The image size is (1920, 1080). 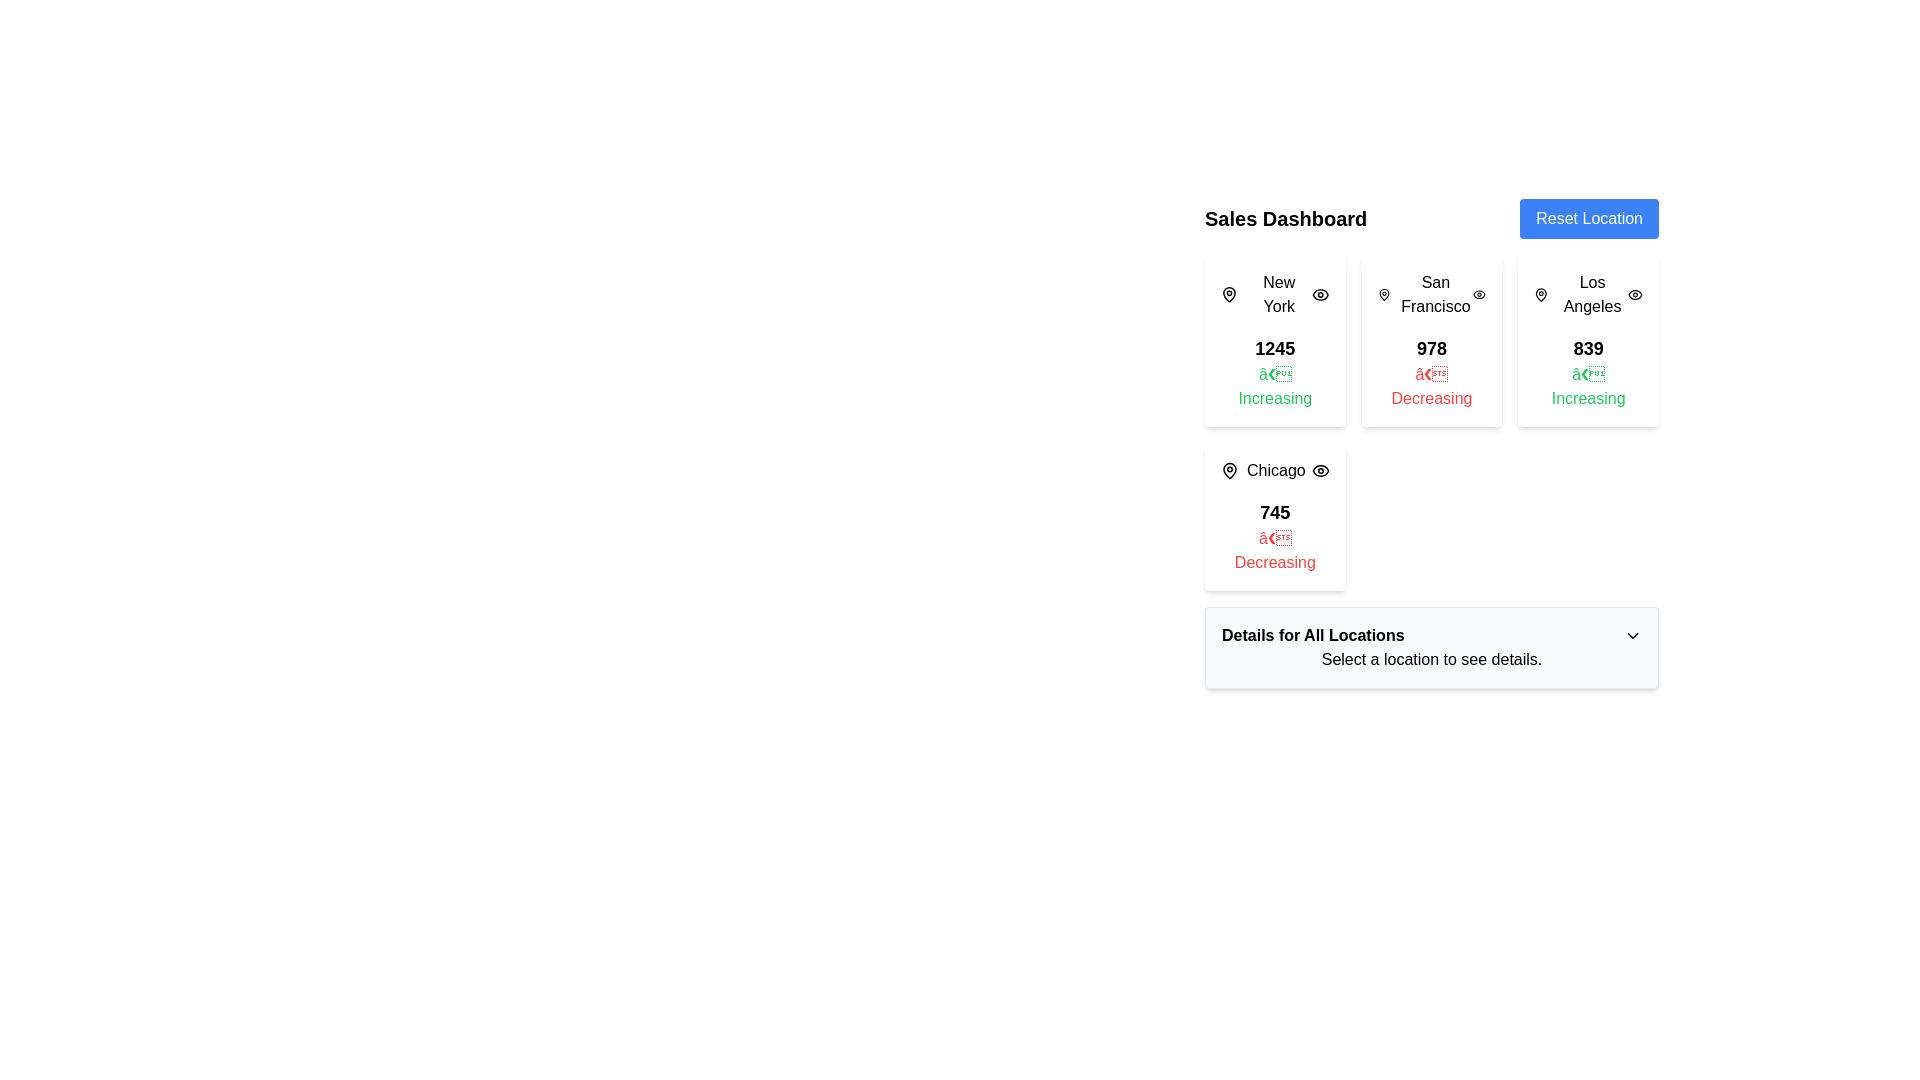 I want to click on the expand/collapse chevron icon located at the right end of the 'Details for All Locations' section to trigger potential hover effects, so click(x=1632, y=636).